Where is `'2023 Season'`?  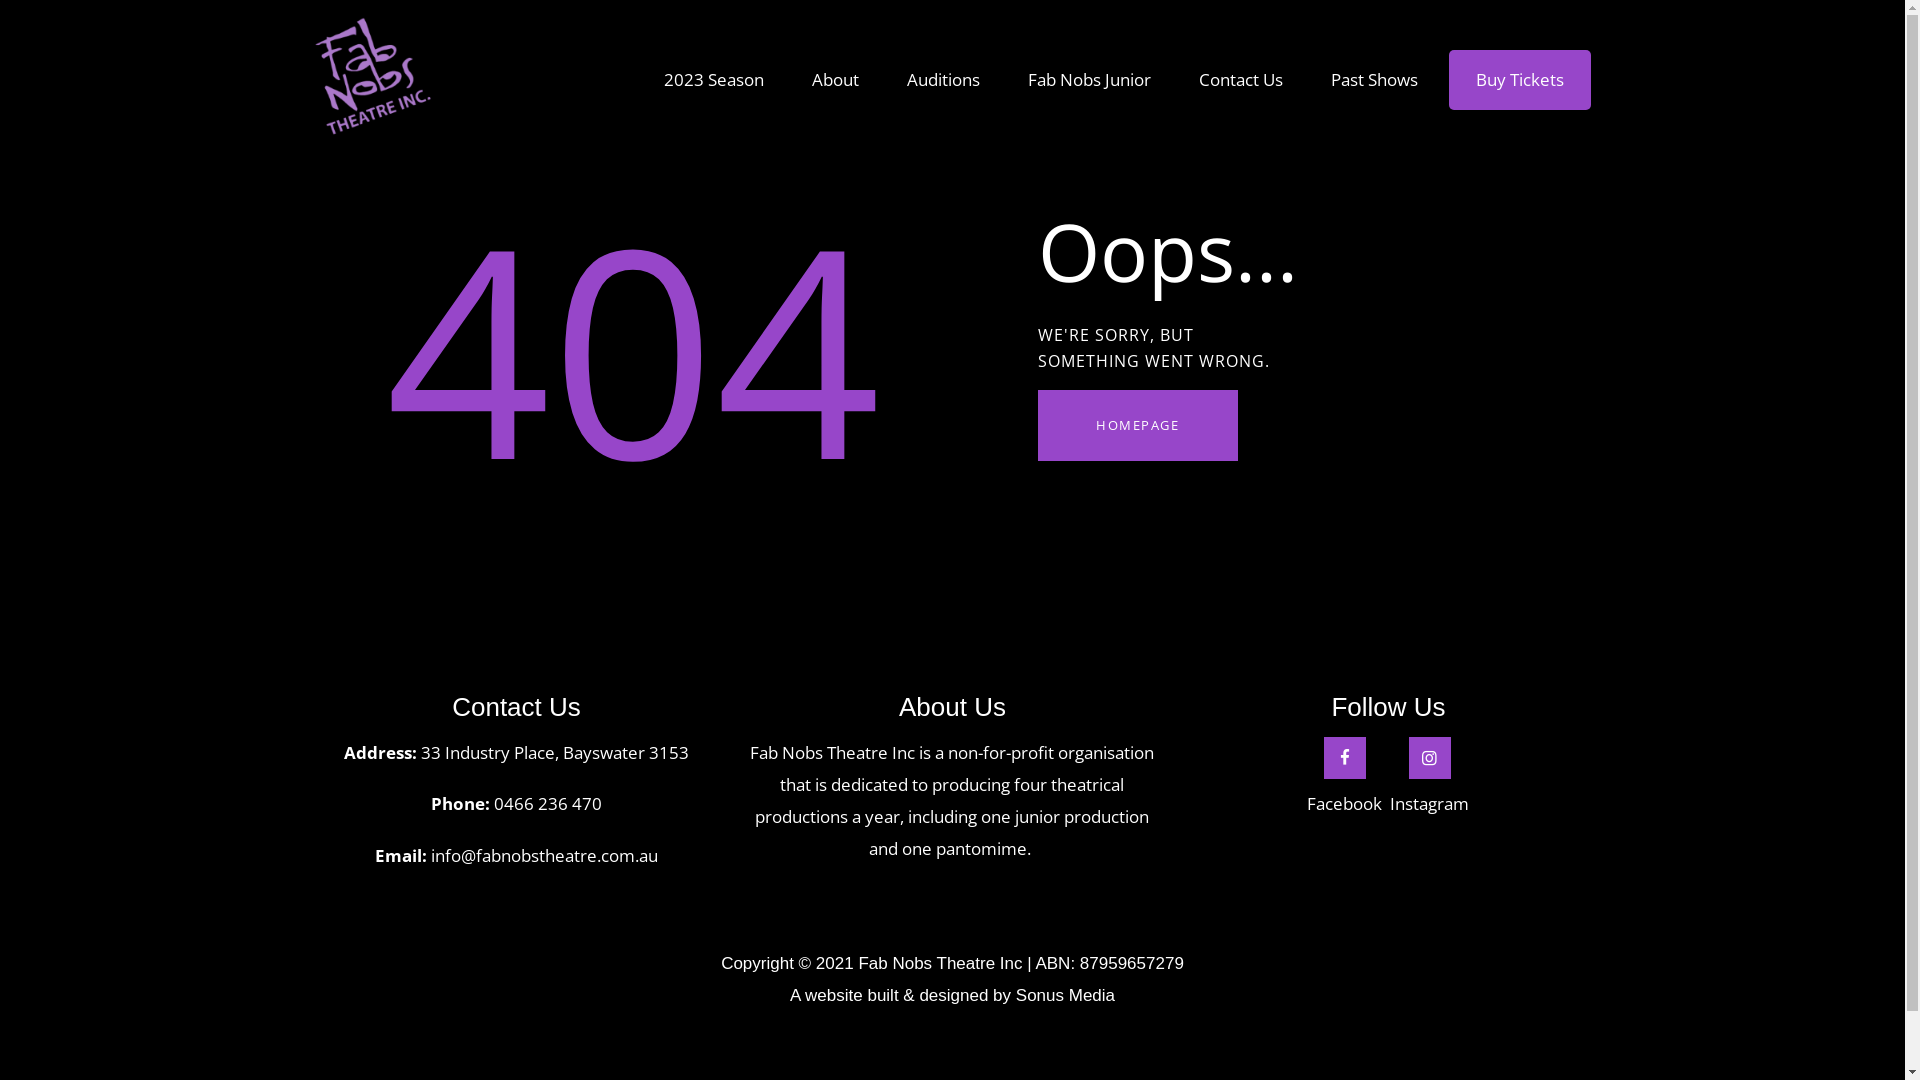
'2023 Season' is located at coordinates (714, 79).